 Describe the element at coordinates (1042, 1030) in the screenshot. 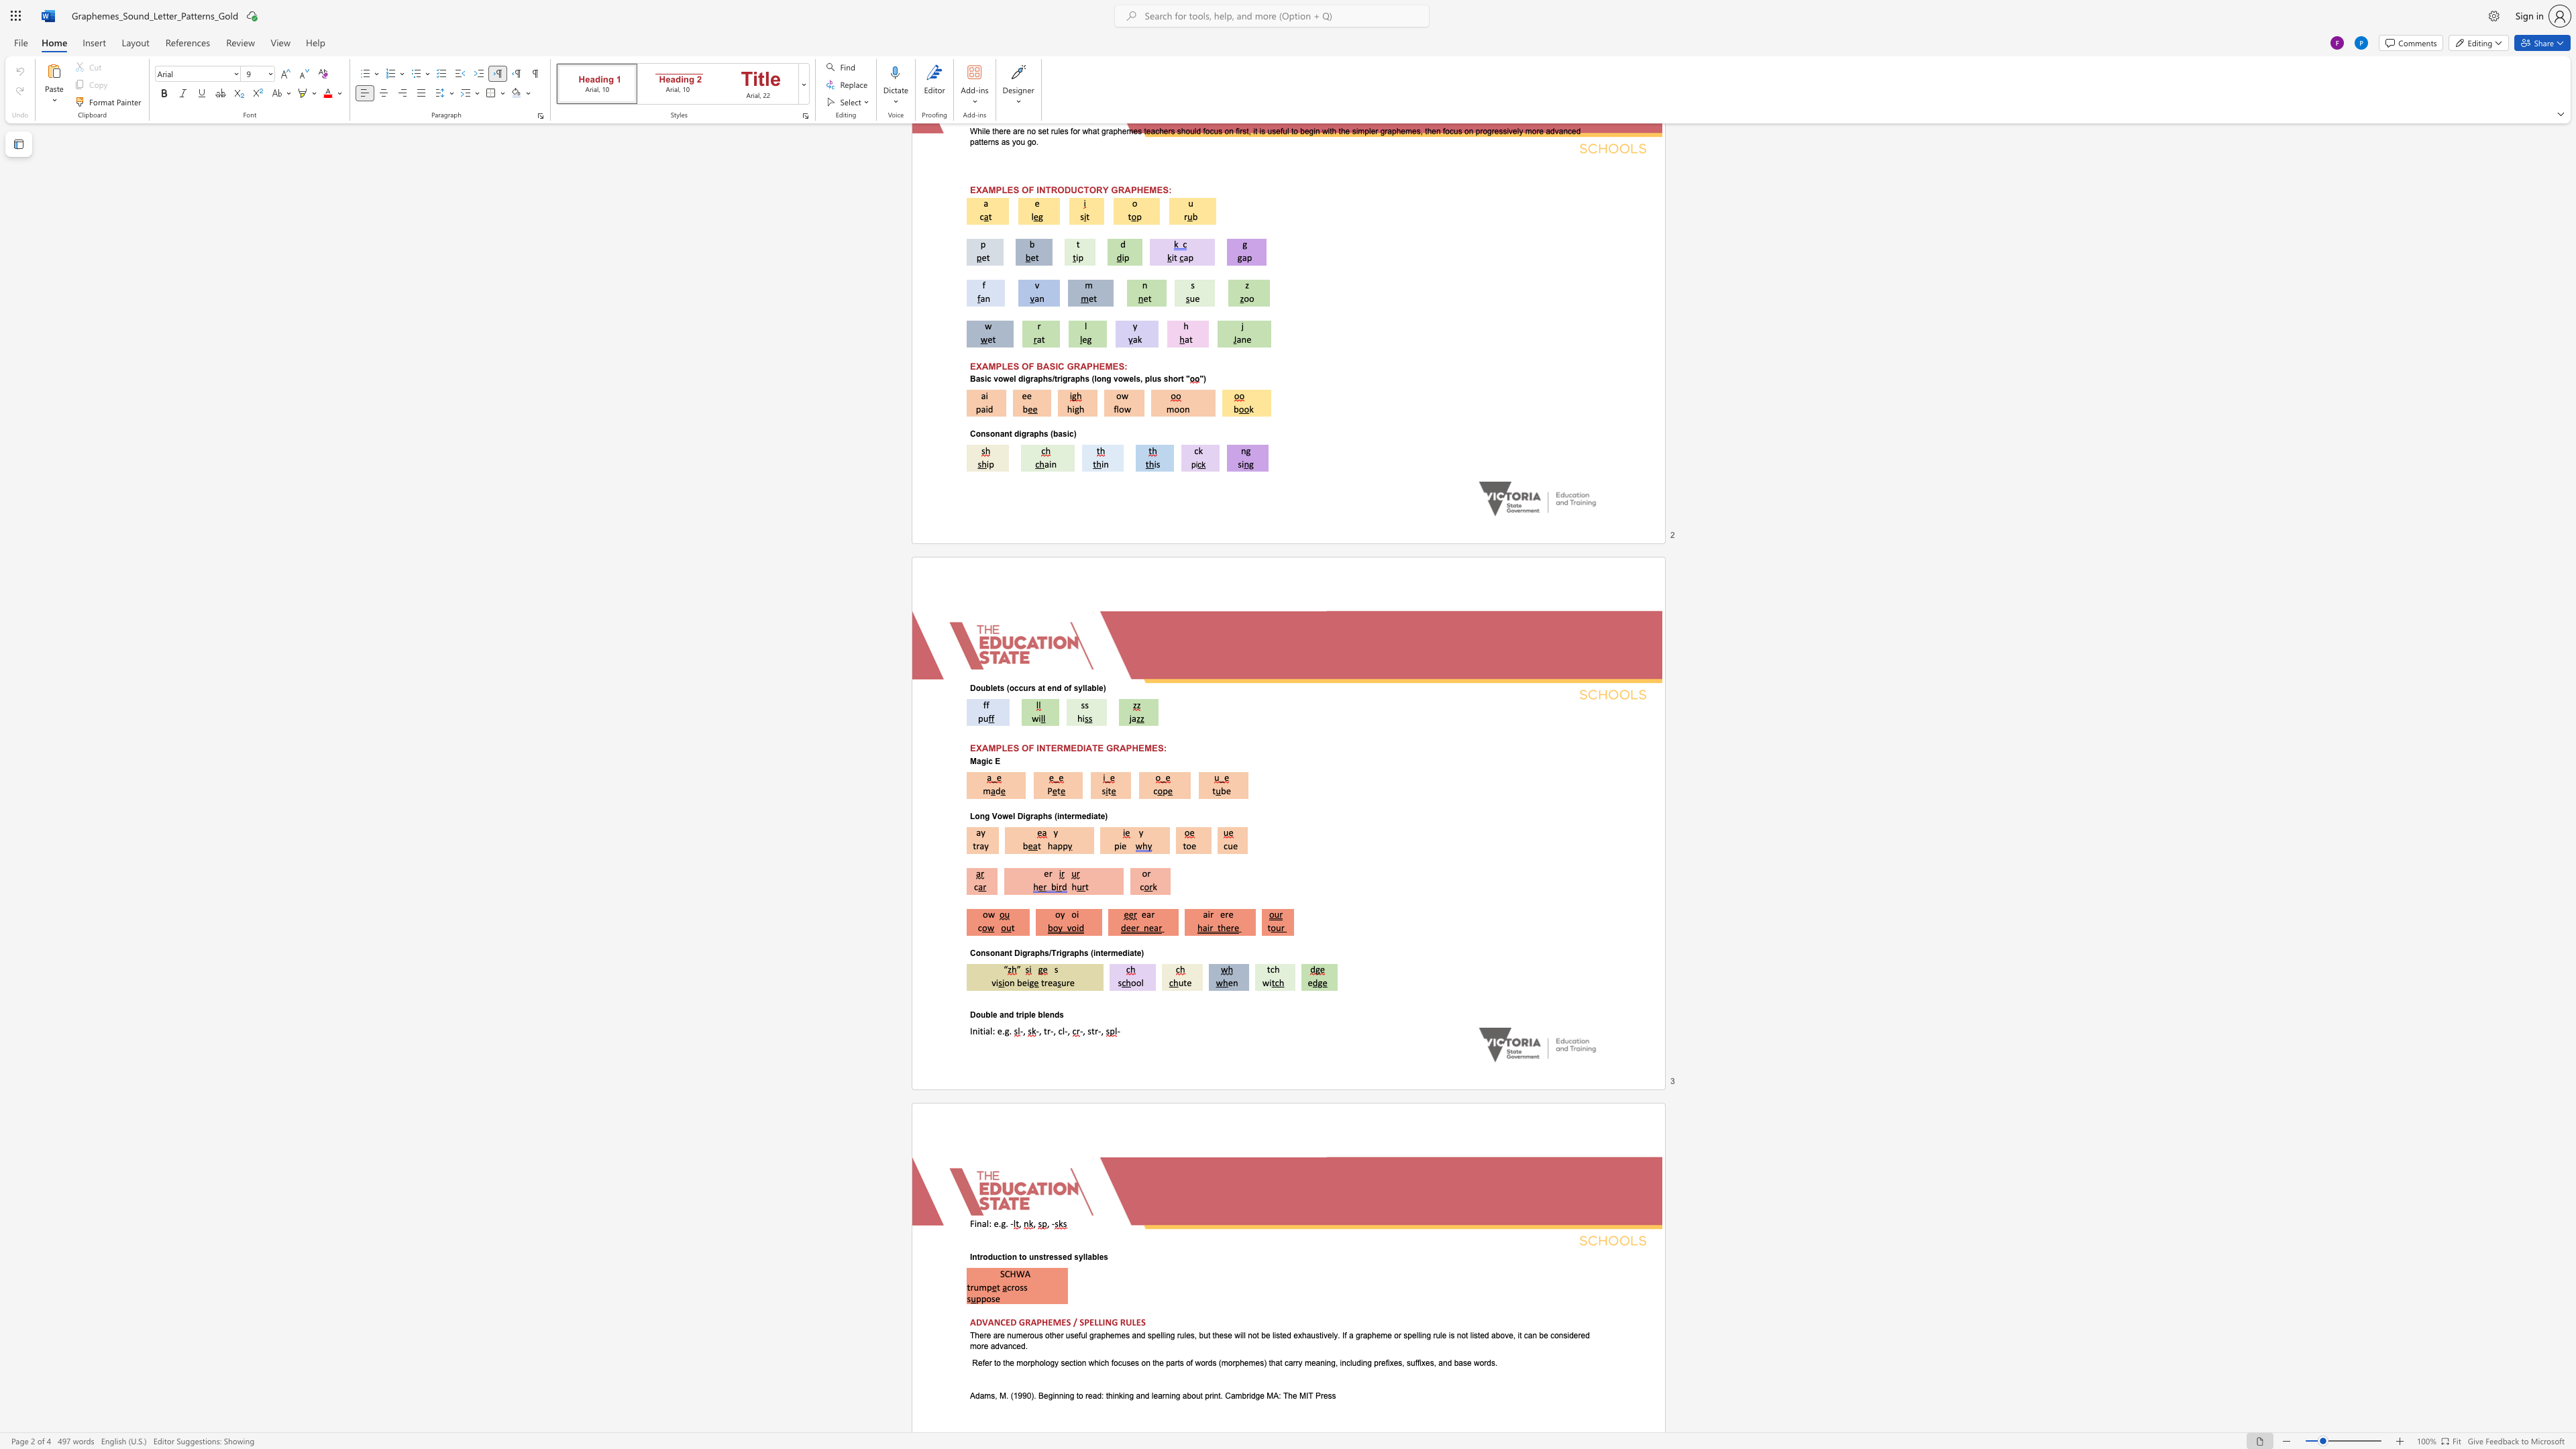

I see `the subset text "tr-, cl-," within the text "-, tr-, cl-,"` at that location.